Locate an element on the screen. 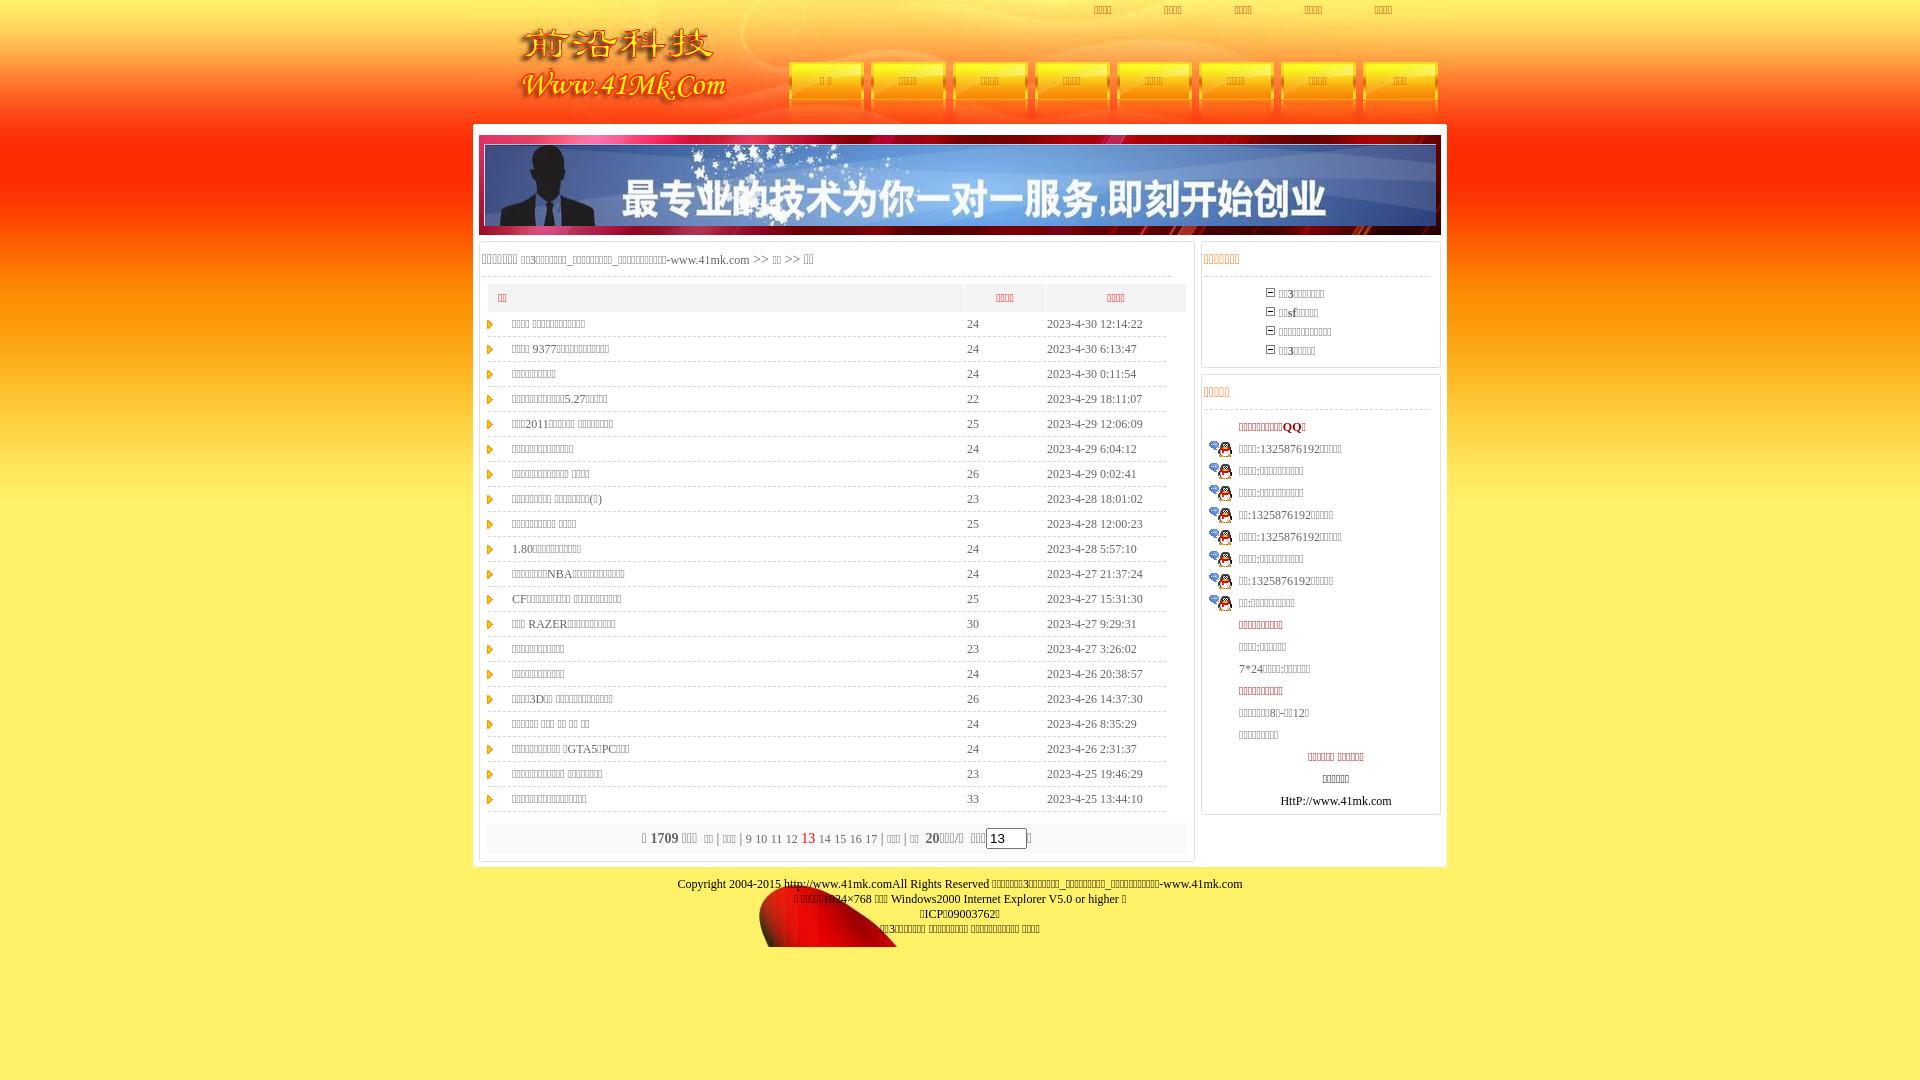 The image size is (1920, 1080). '12' is located at coordinates (791, 839).